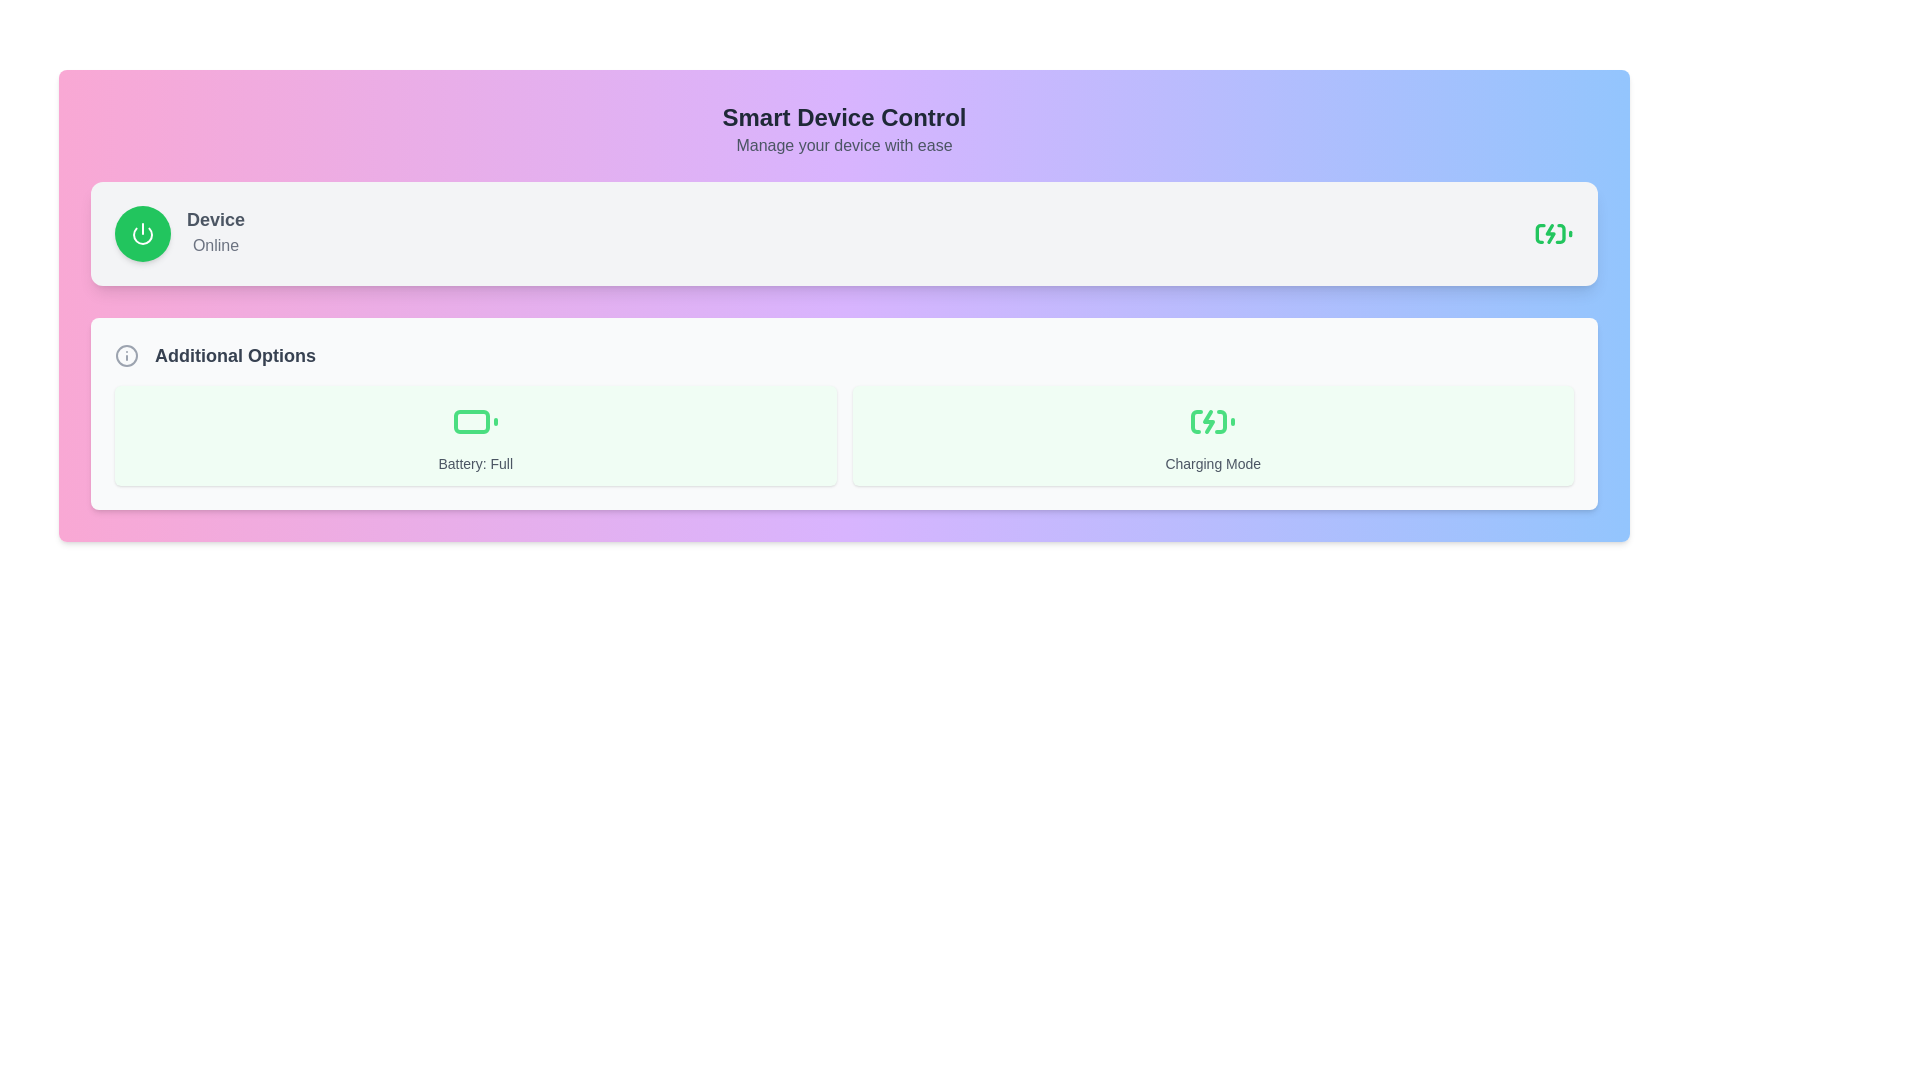 The image size is (1920, 1080). I want to click on the leftmost part of the battery enclosure within the Charging Mode section of the displayed charging icon, so click(1197, 420).